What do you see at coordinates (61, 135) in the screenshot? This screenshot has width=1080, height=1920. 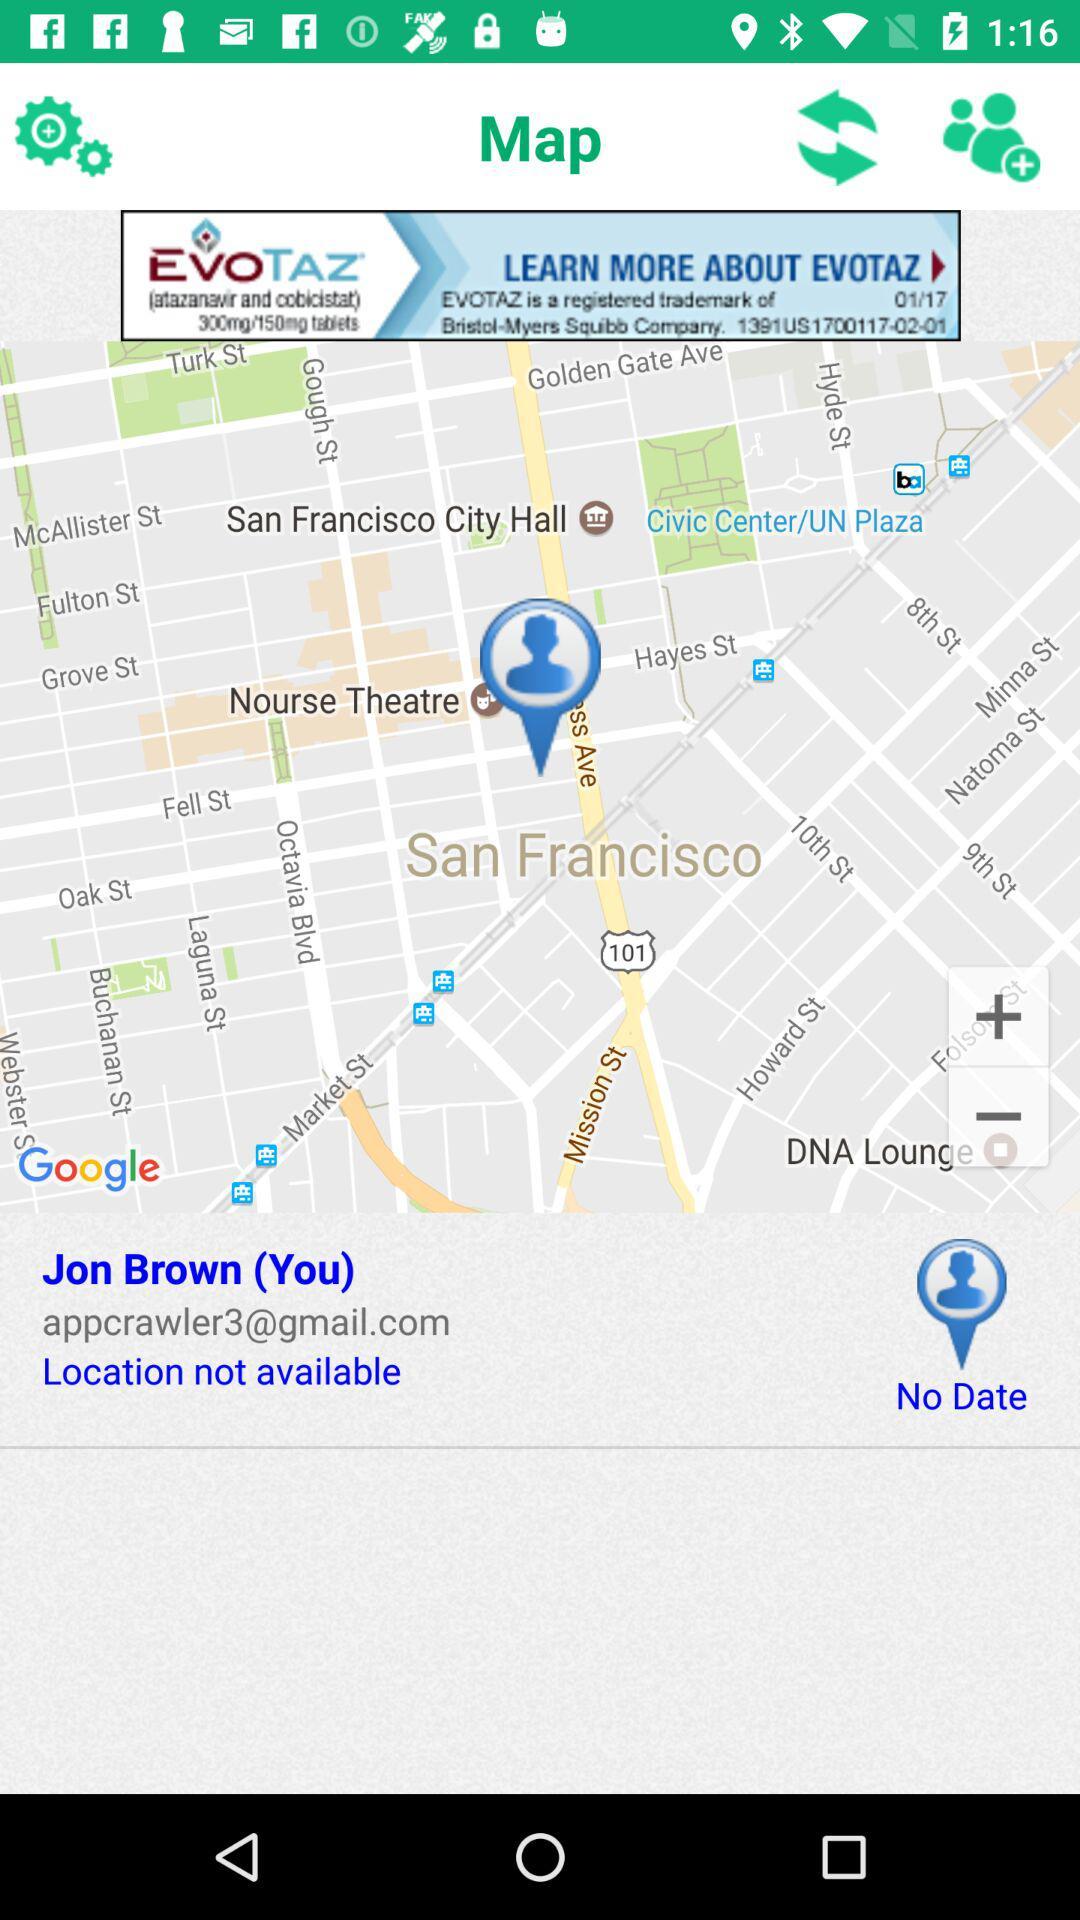 I see `options menu` at bounding box center [61, 135].